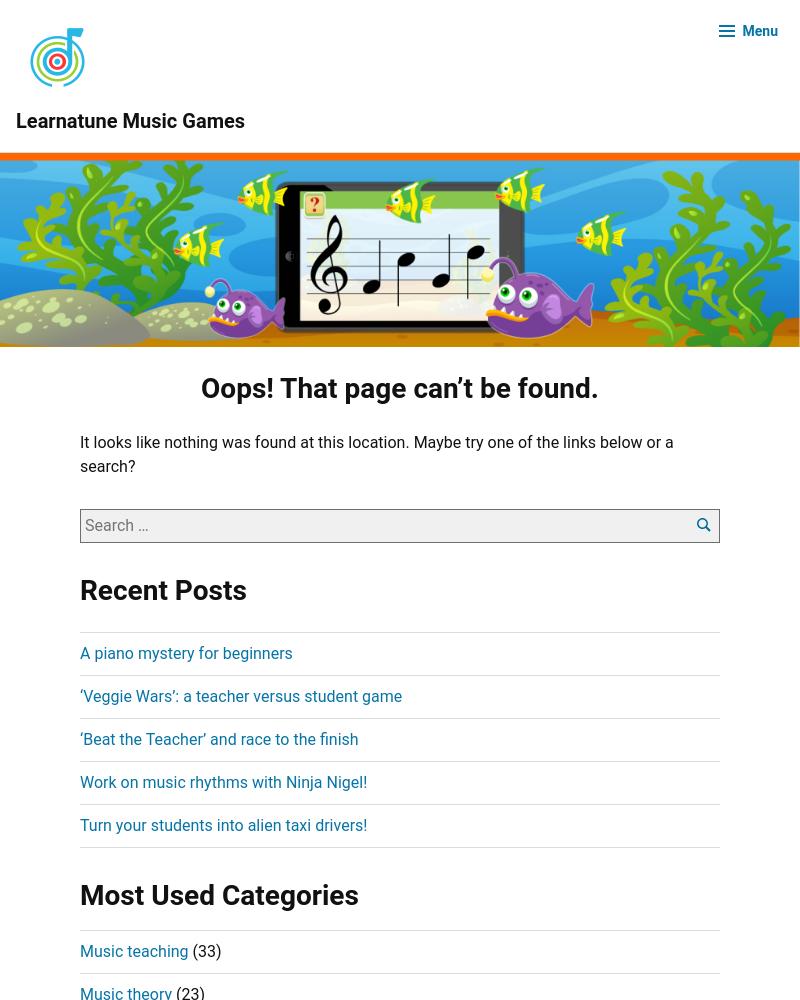  Describe the element at coordinates (187, 949) in the screenshot. I see `'(33)'` at that location.